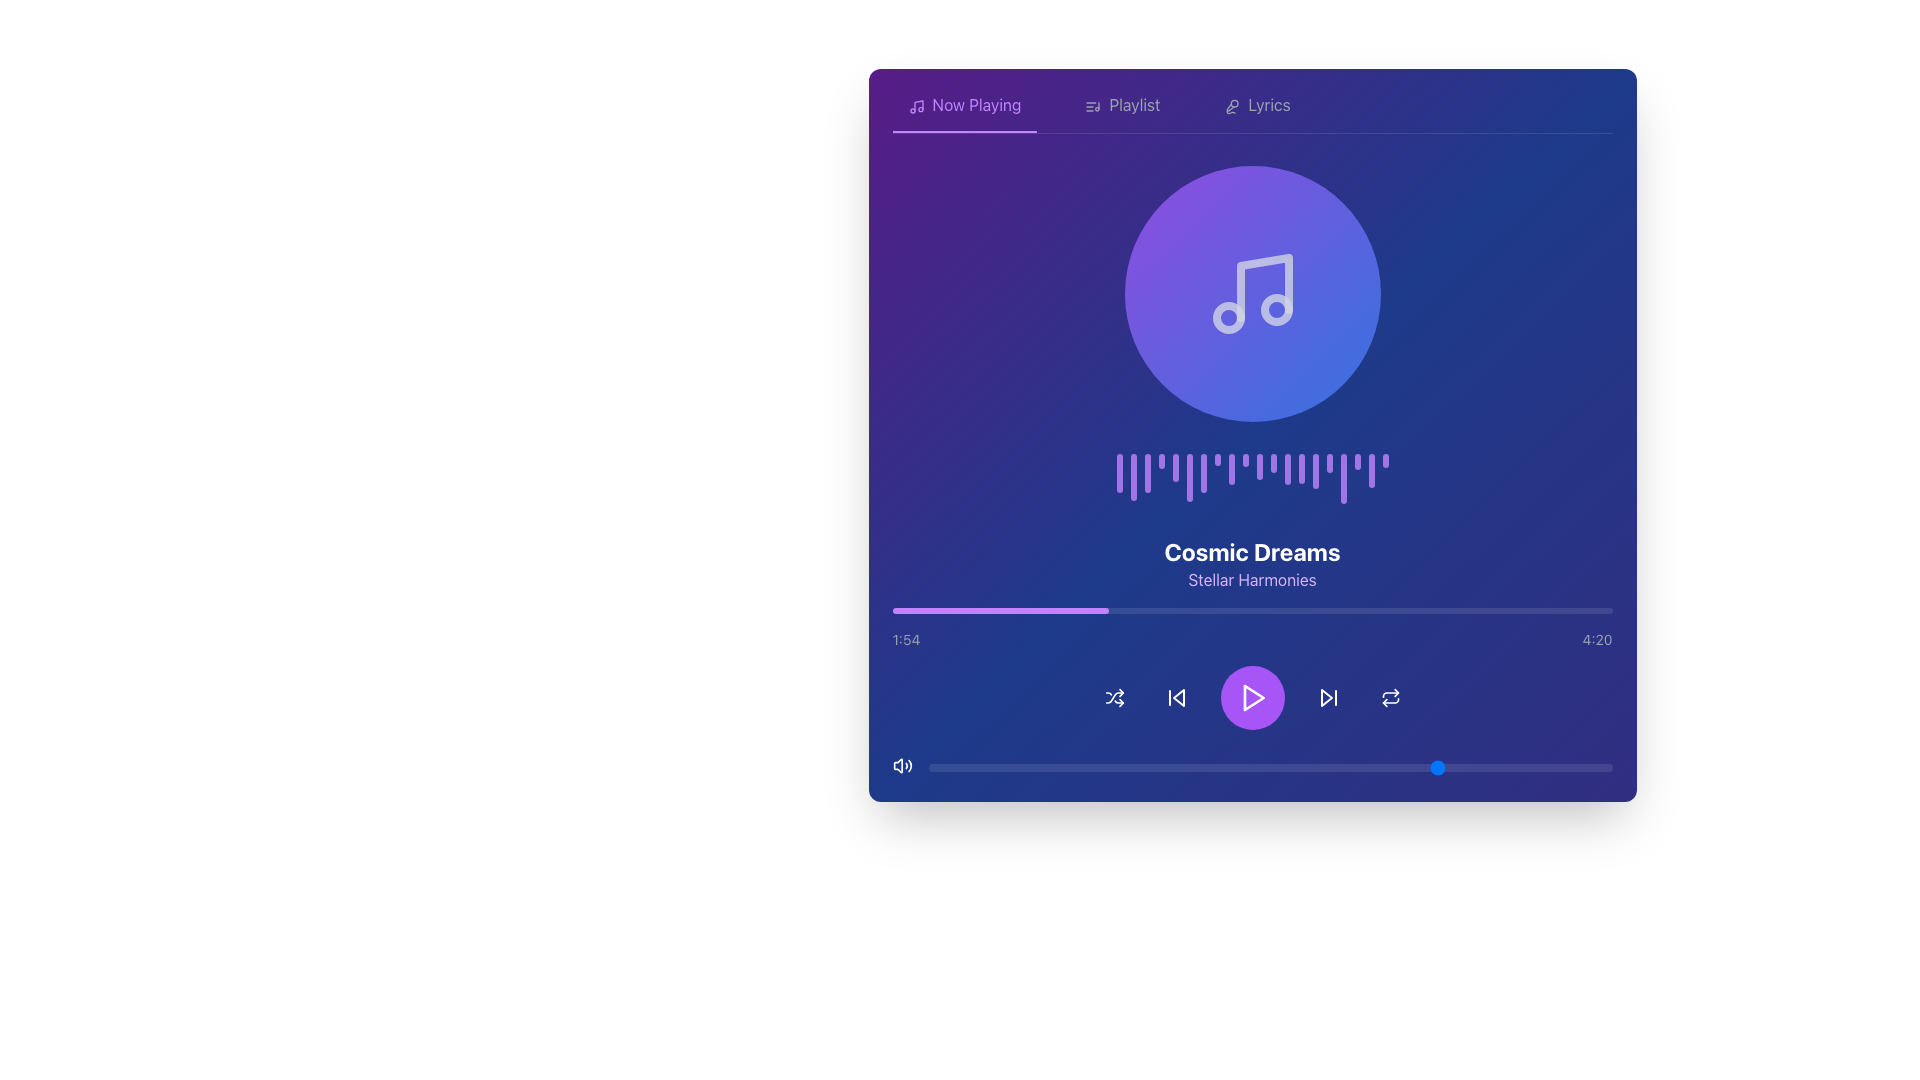 The width and height of the screenshot is (1920, 1080). What do you see at coordinates (1251, 563) in the screenshot?
I see `the Text display element that shows the title and subtitle of the currently playing audio track, positioned in the upper-middle section of the main interface` at bounding box center [1251, 563].